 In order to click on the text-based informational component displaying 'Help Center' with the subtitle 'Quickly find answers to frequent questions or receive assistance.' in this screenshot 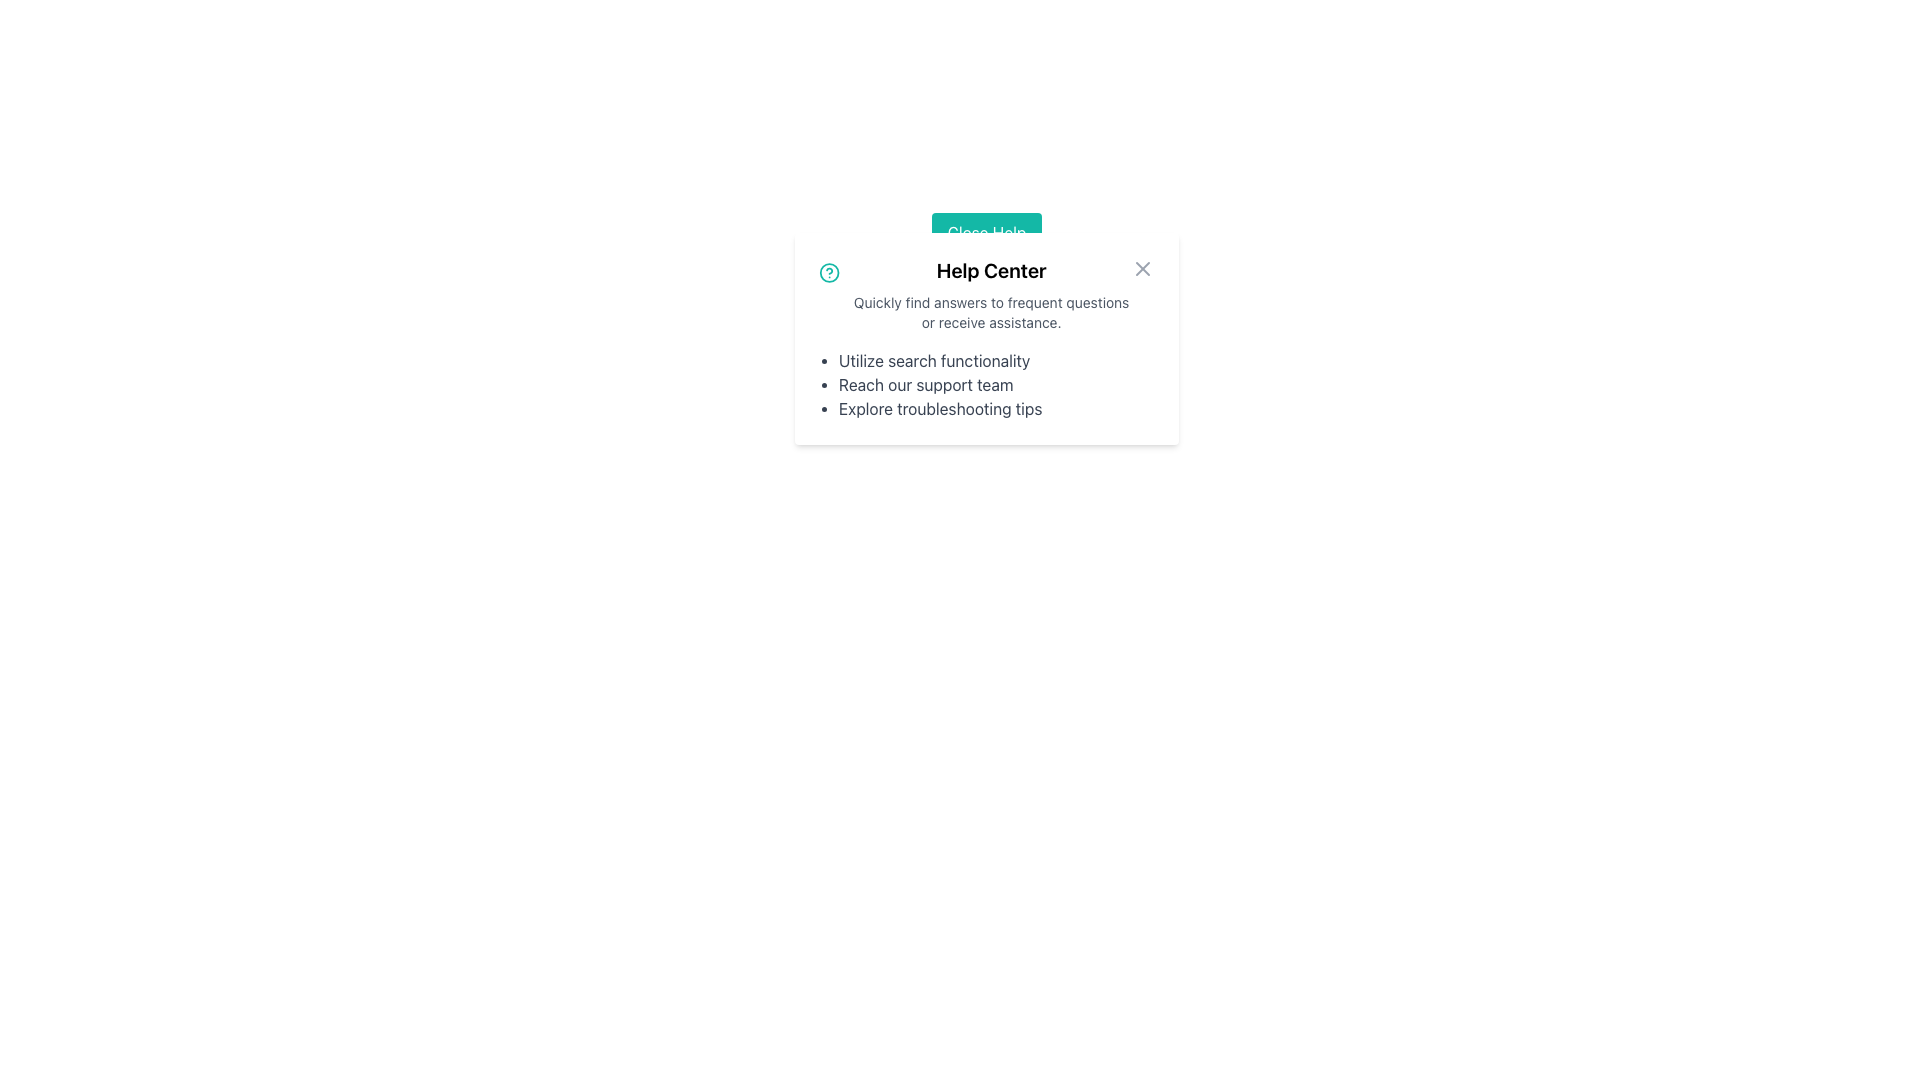, I will do `click(991, 294)`.